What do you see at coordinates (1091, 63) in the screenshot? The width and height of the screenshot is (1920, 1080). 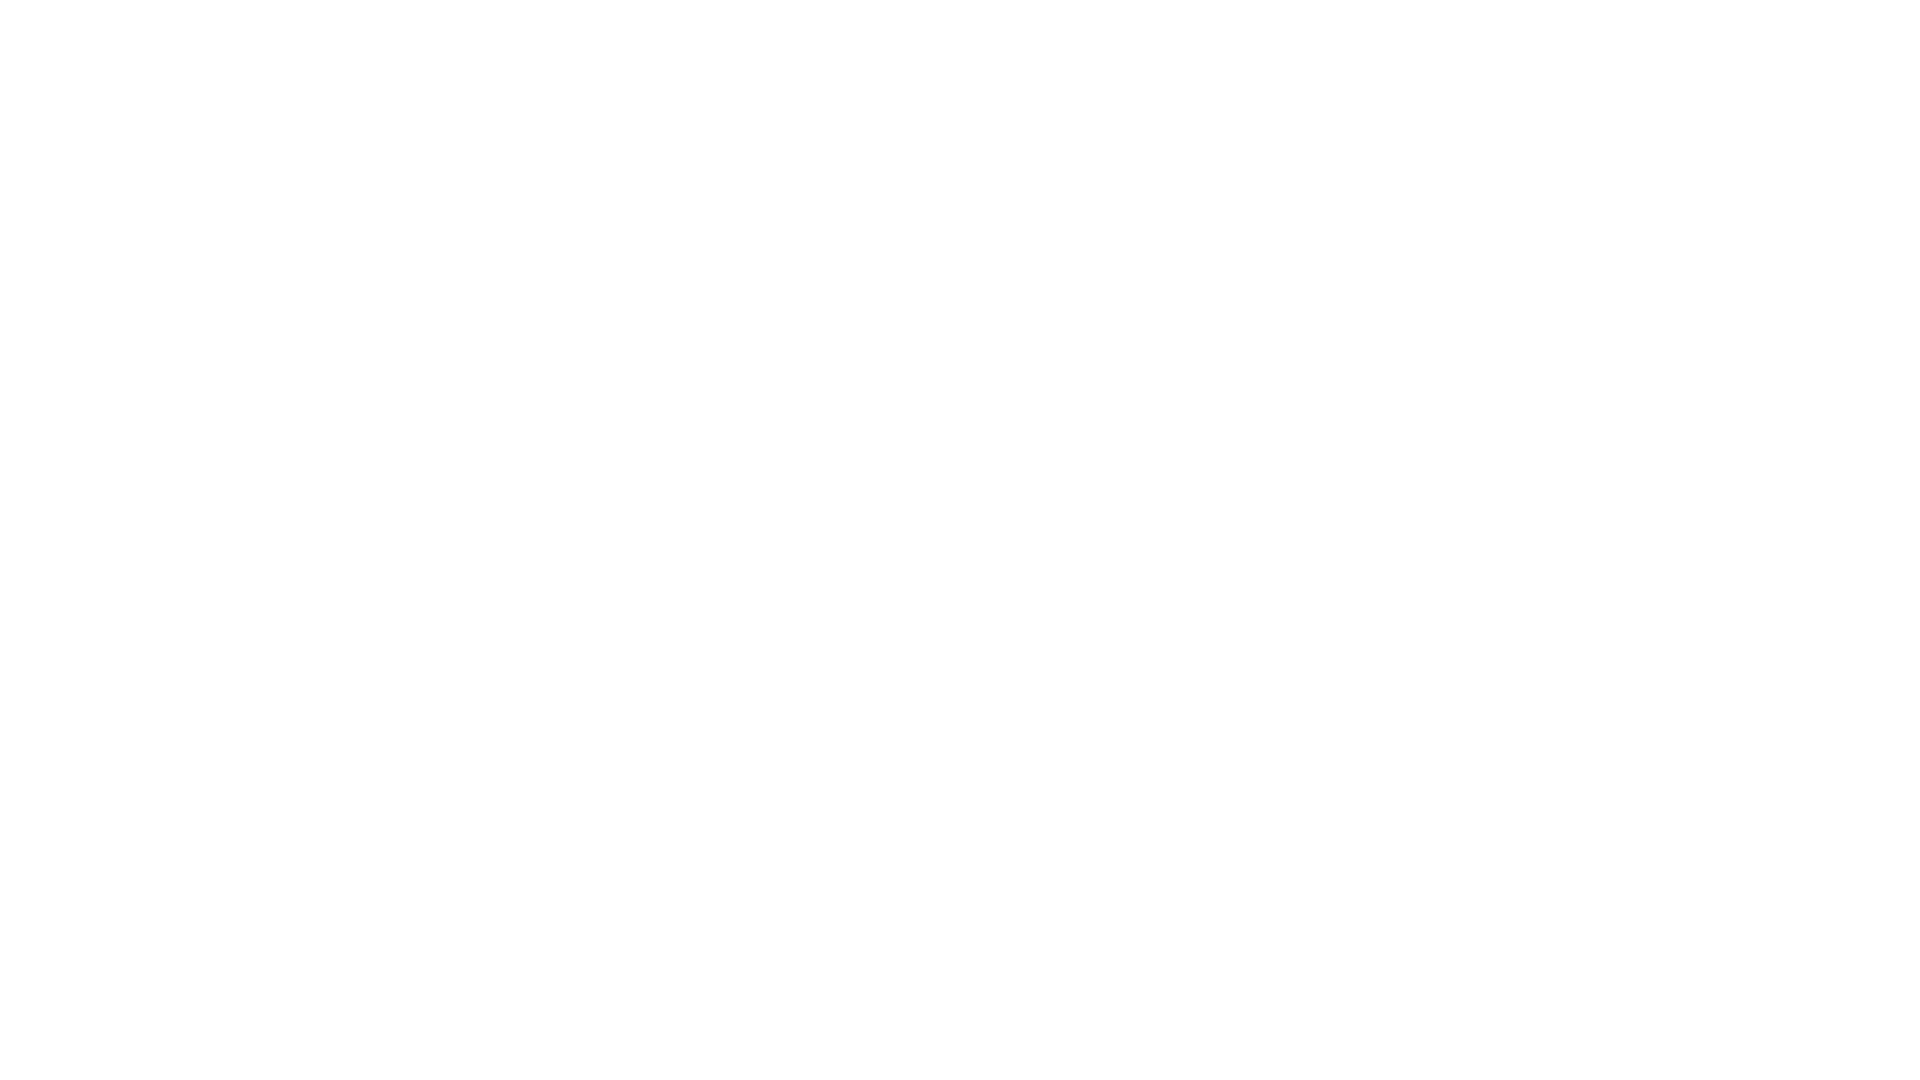 I see `Schedule of Events` at bounding box center [1091, 63].